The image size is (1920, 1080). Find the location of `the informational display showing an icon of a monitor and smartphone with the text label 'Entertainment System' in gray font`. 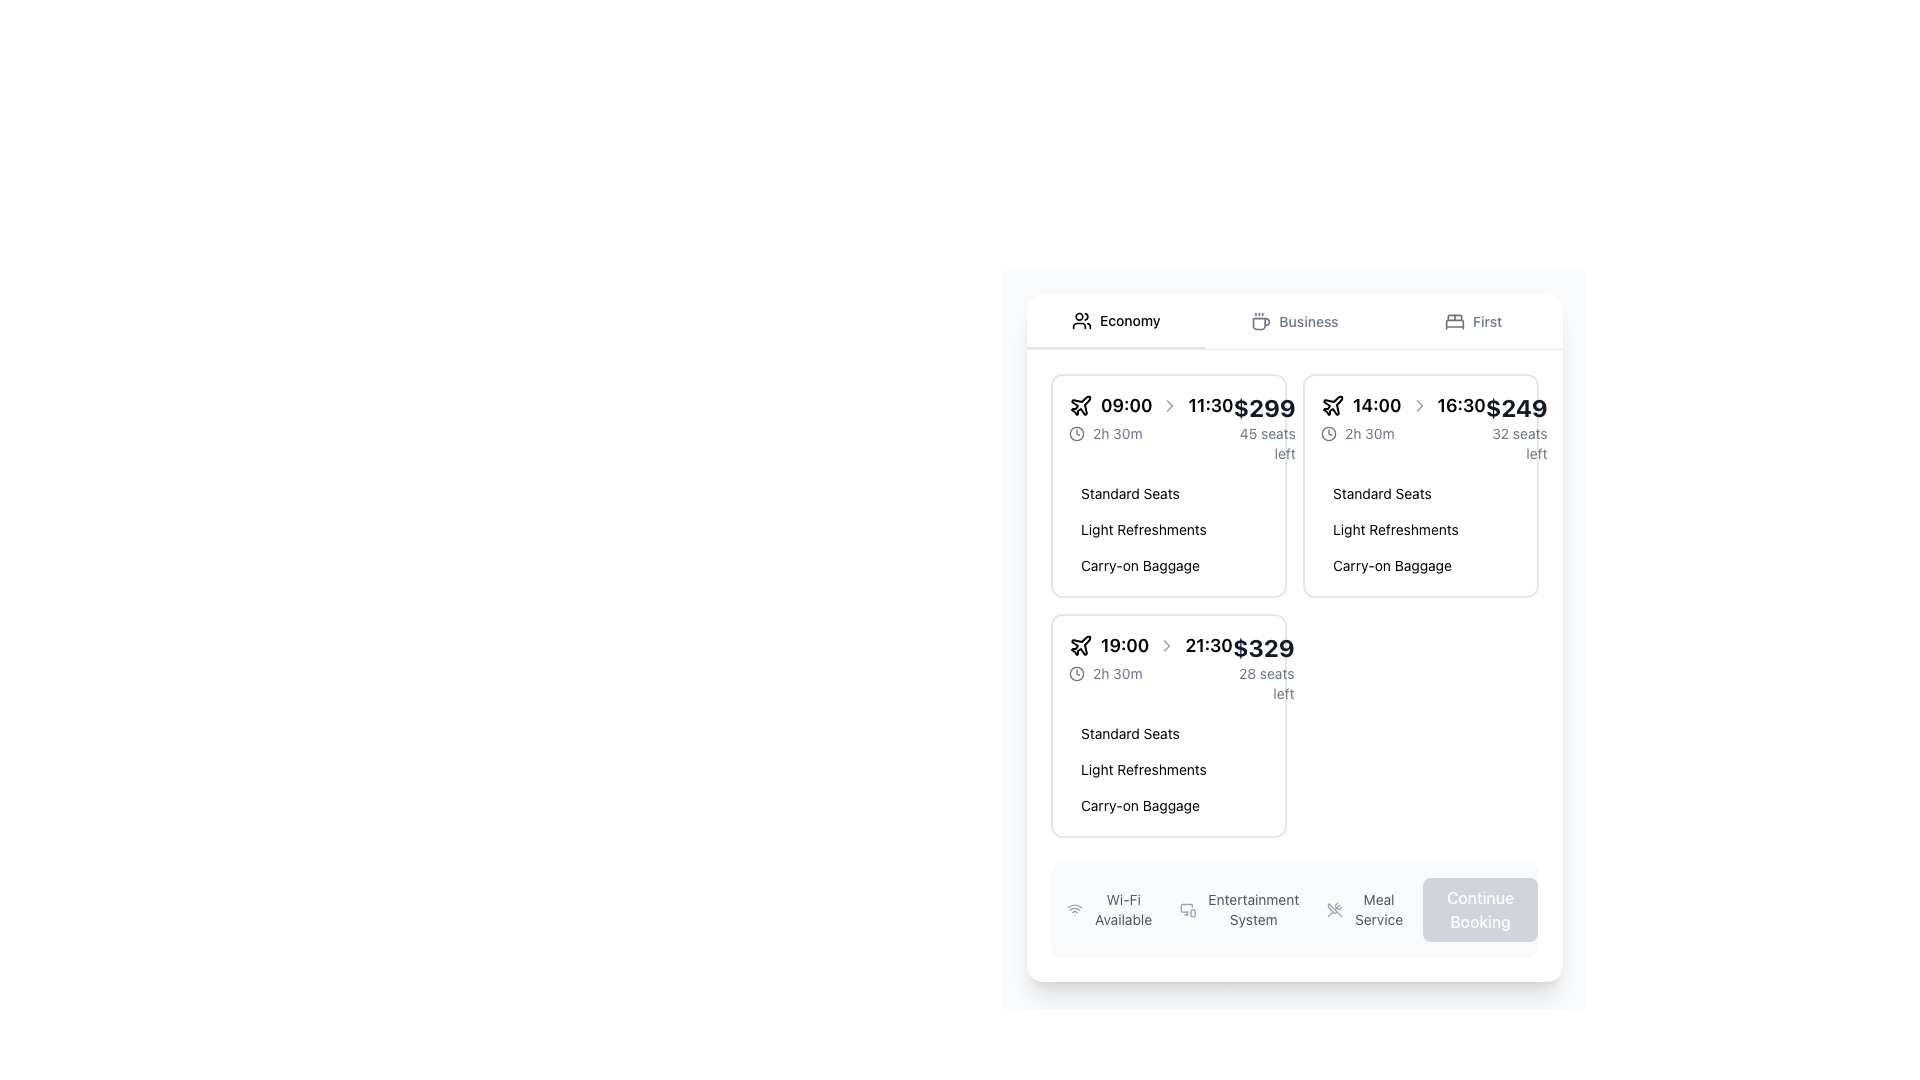

the informational display showing an icon of a monitor and smartphone with the text label 'Entertainment System' in gray font is located at coordinates (1240, 910).